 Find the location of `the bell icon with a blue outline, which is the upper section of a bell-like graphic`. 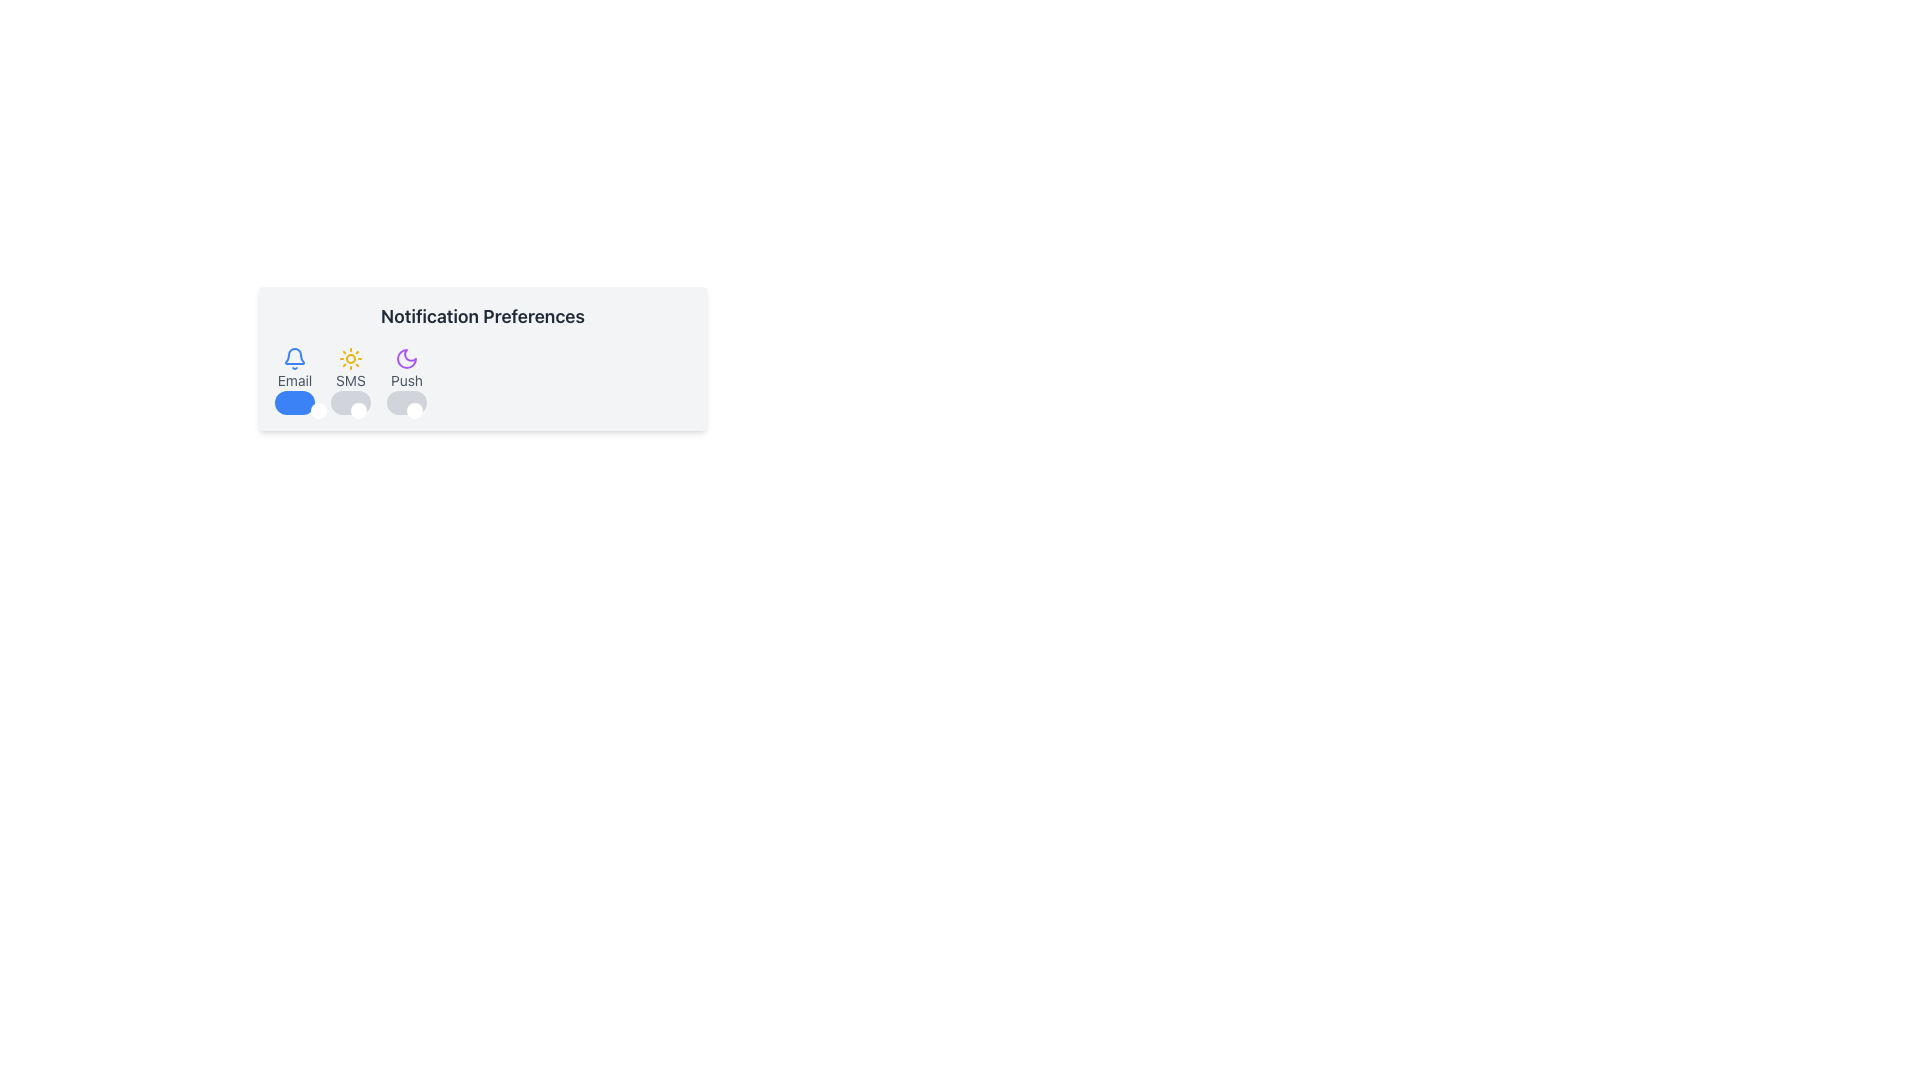

the bell icon with a blue outline, which is the upper section of a bell-like graphic is located at coordinates (293, 355).